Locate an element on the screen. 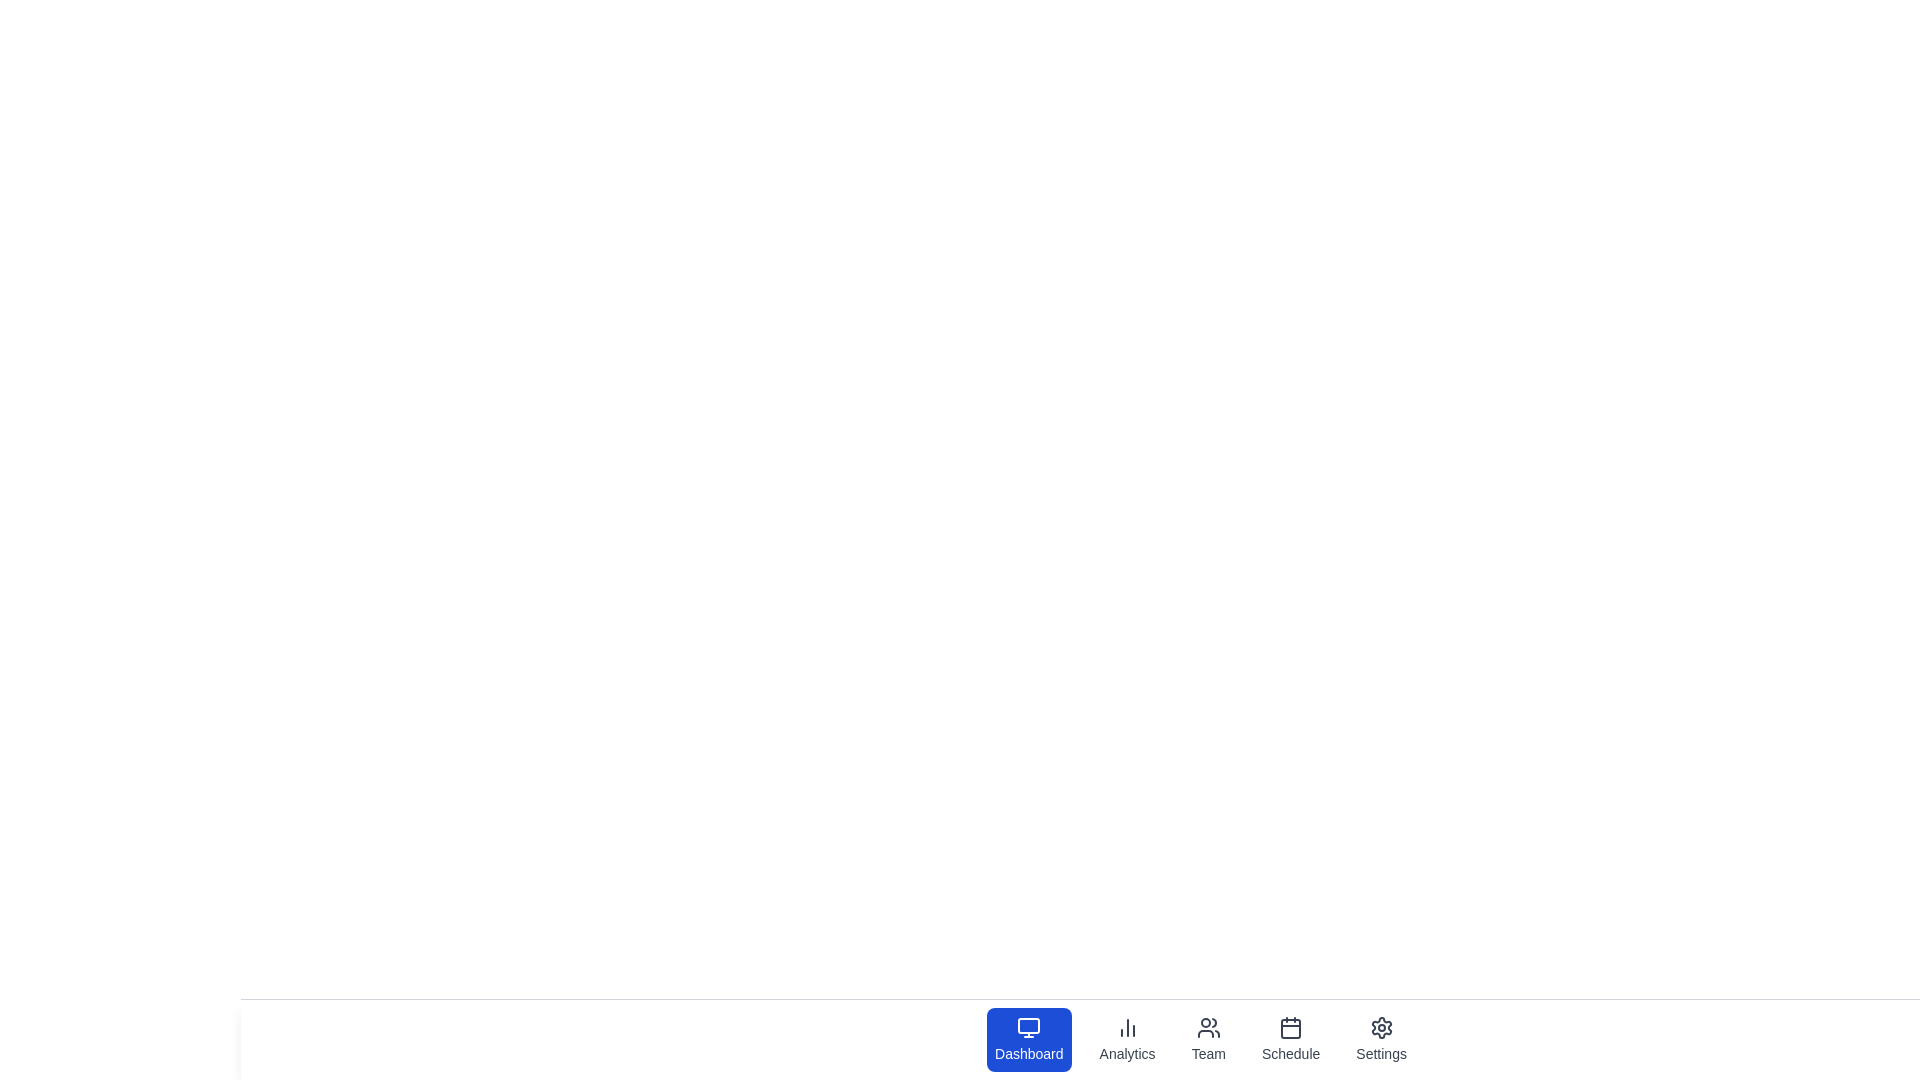 This screenshot has width=1920, height=1080. the tab icon corresponding to Analytics is located at coordinates (1127, 1039).